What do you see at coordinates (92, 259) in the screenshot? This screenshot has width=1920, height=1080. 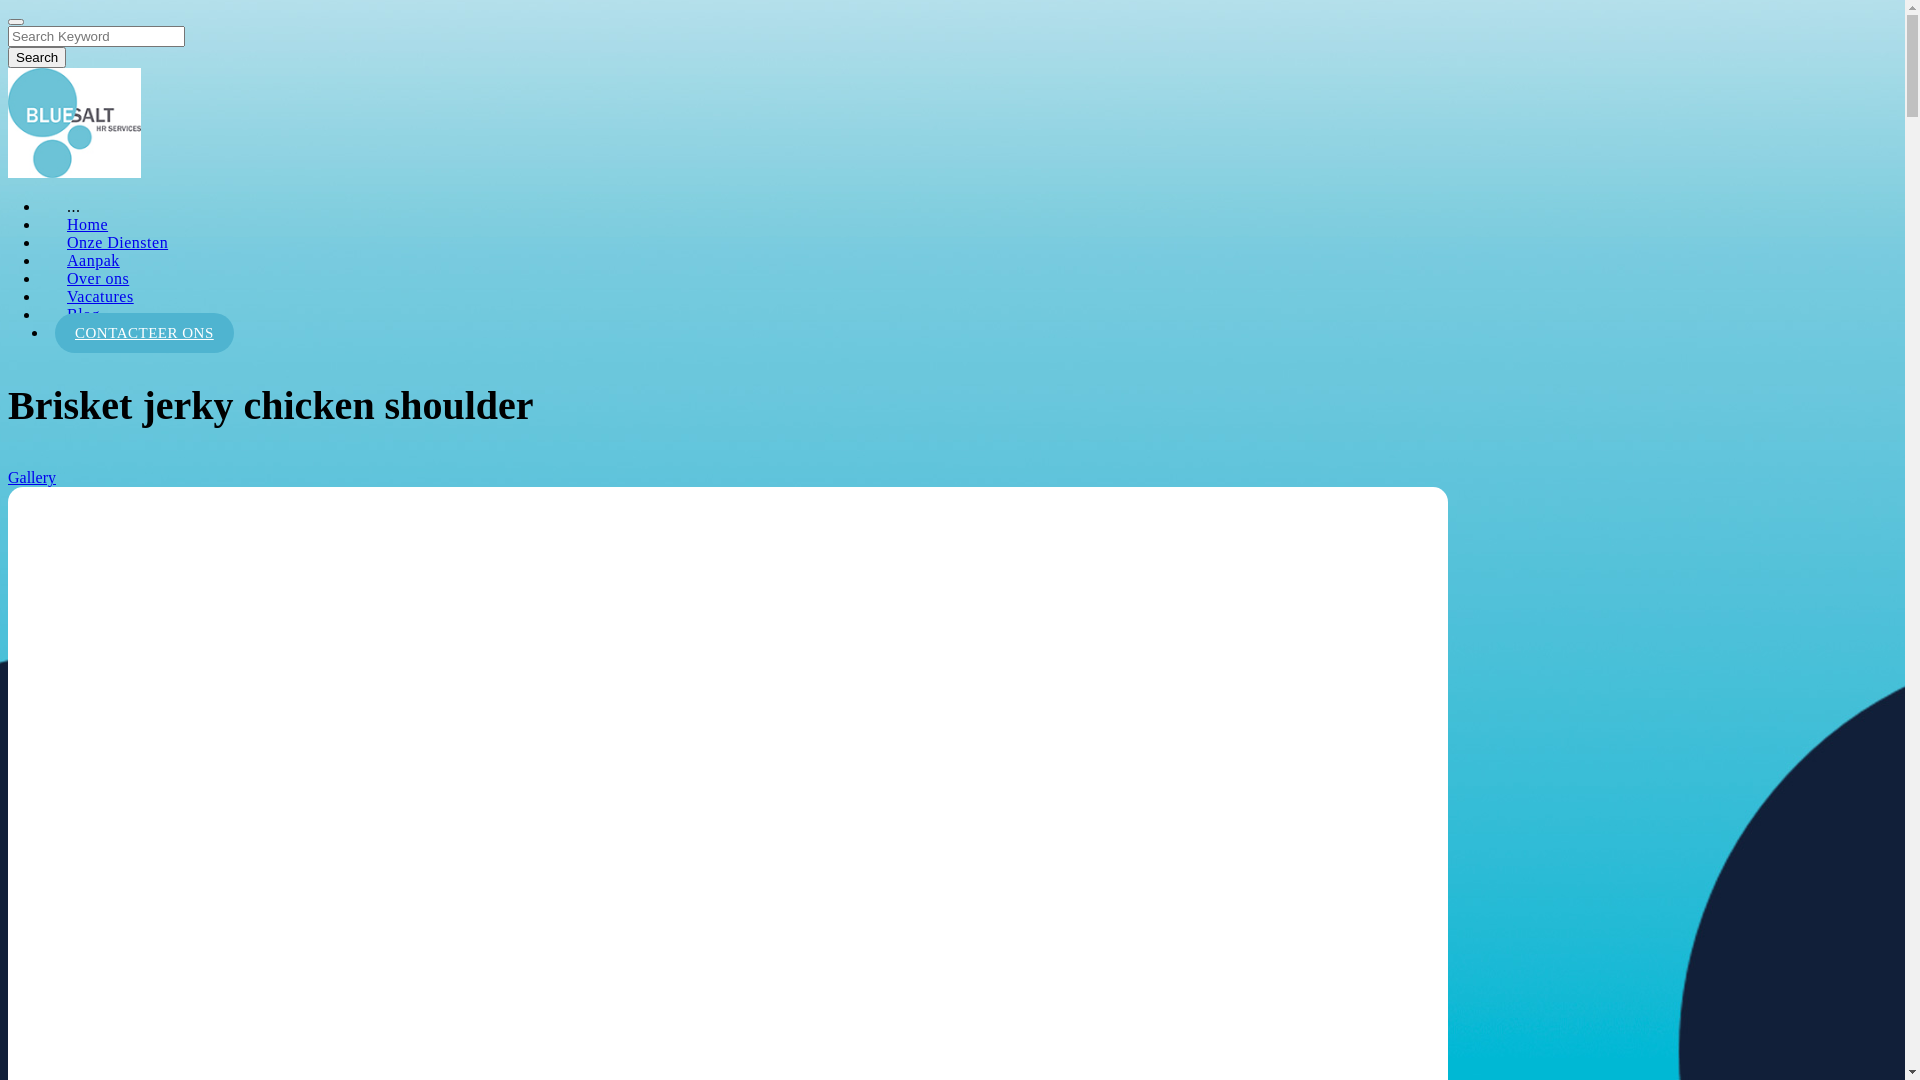 I see `'Aanpak'` at bounding box center [92, 259].